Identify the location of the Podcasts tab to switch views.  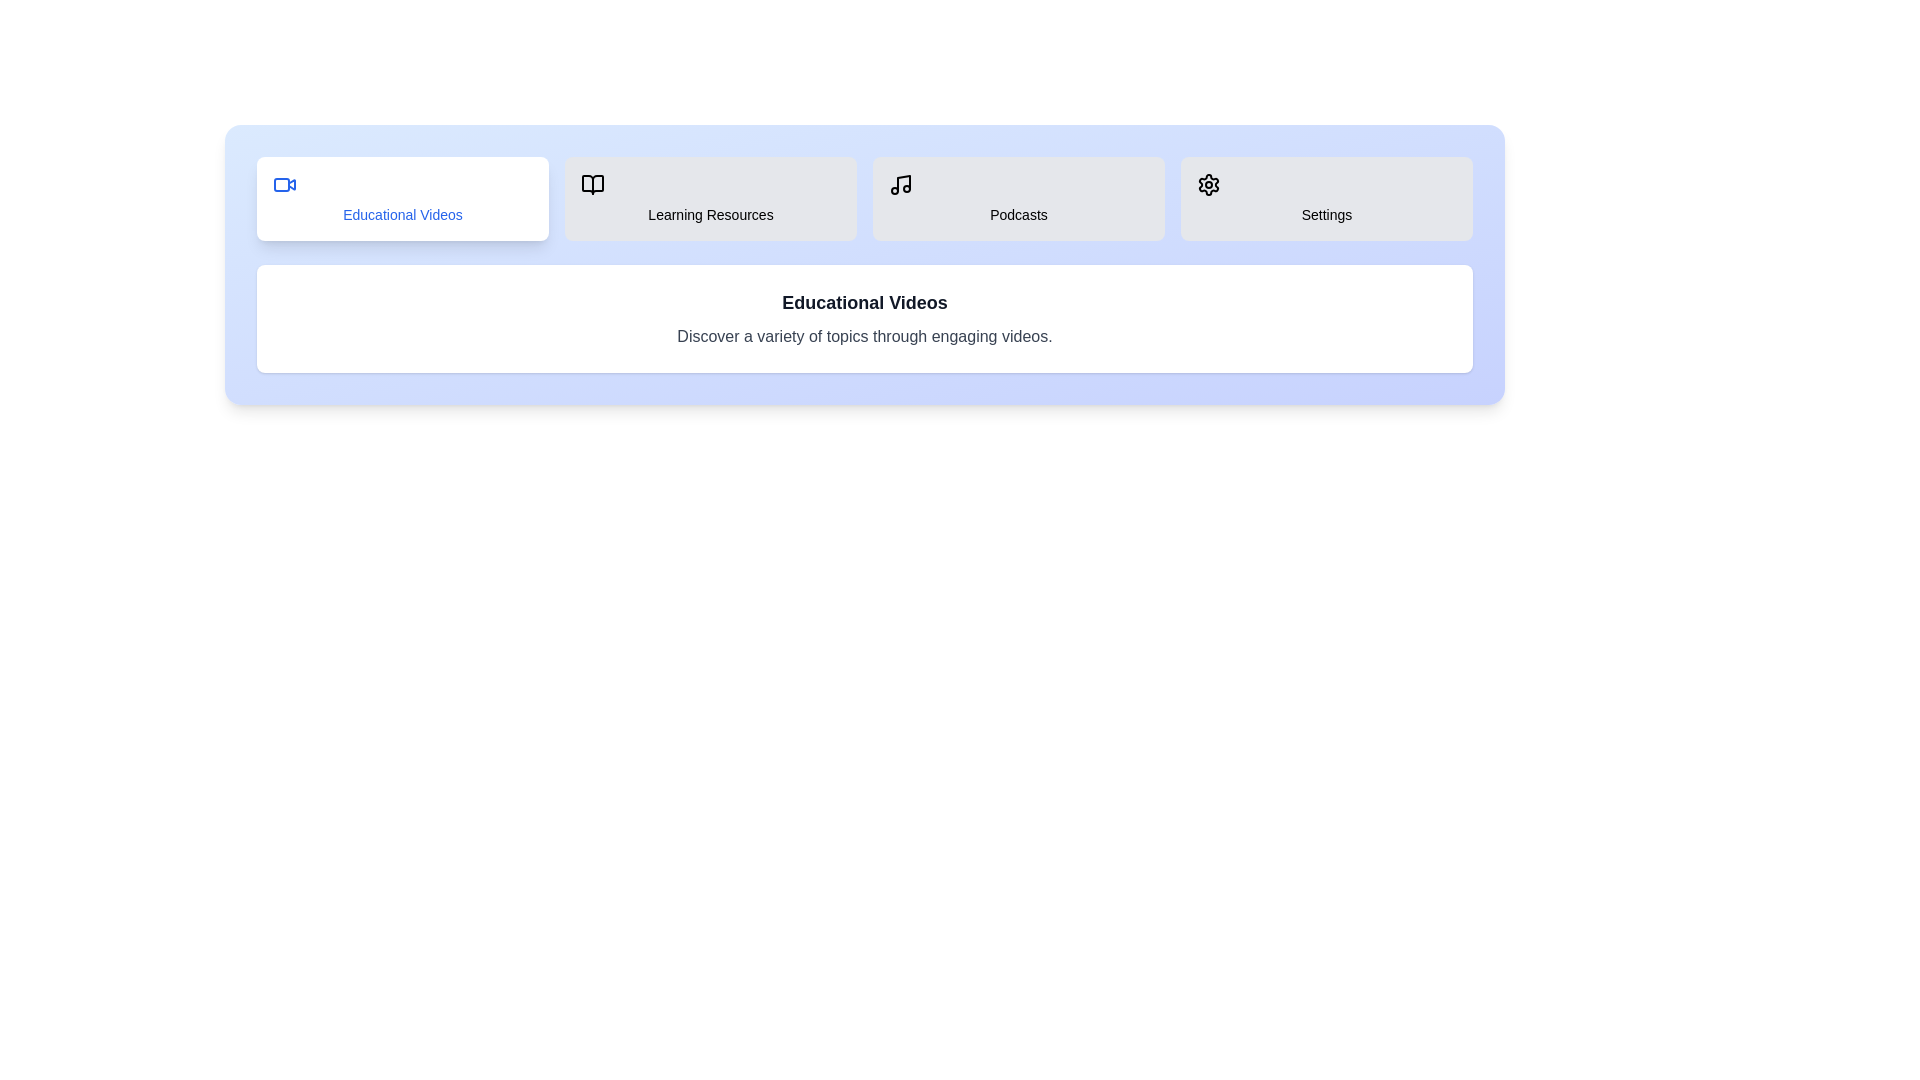
(1018, 199).